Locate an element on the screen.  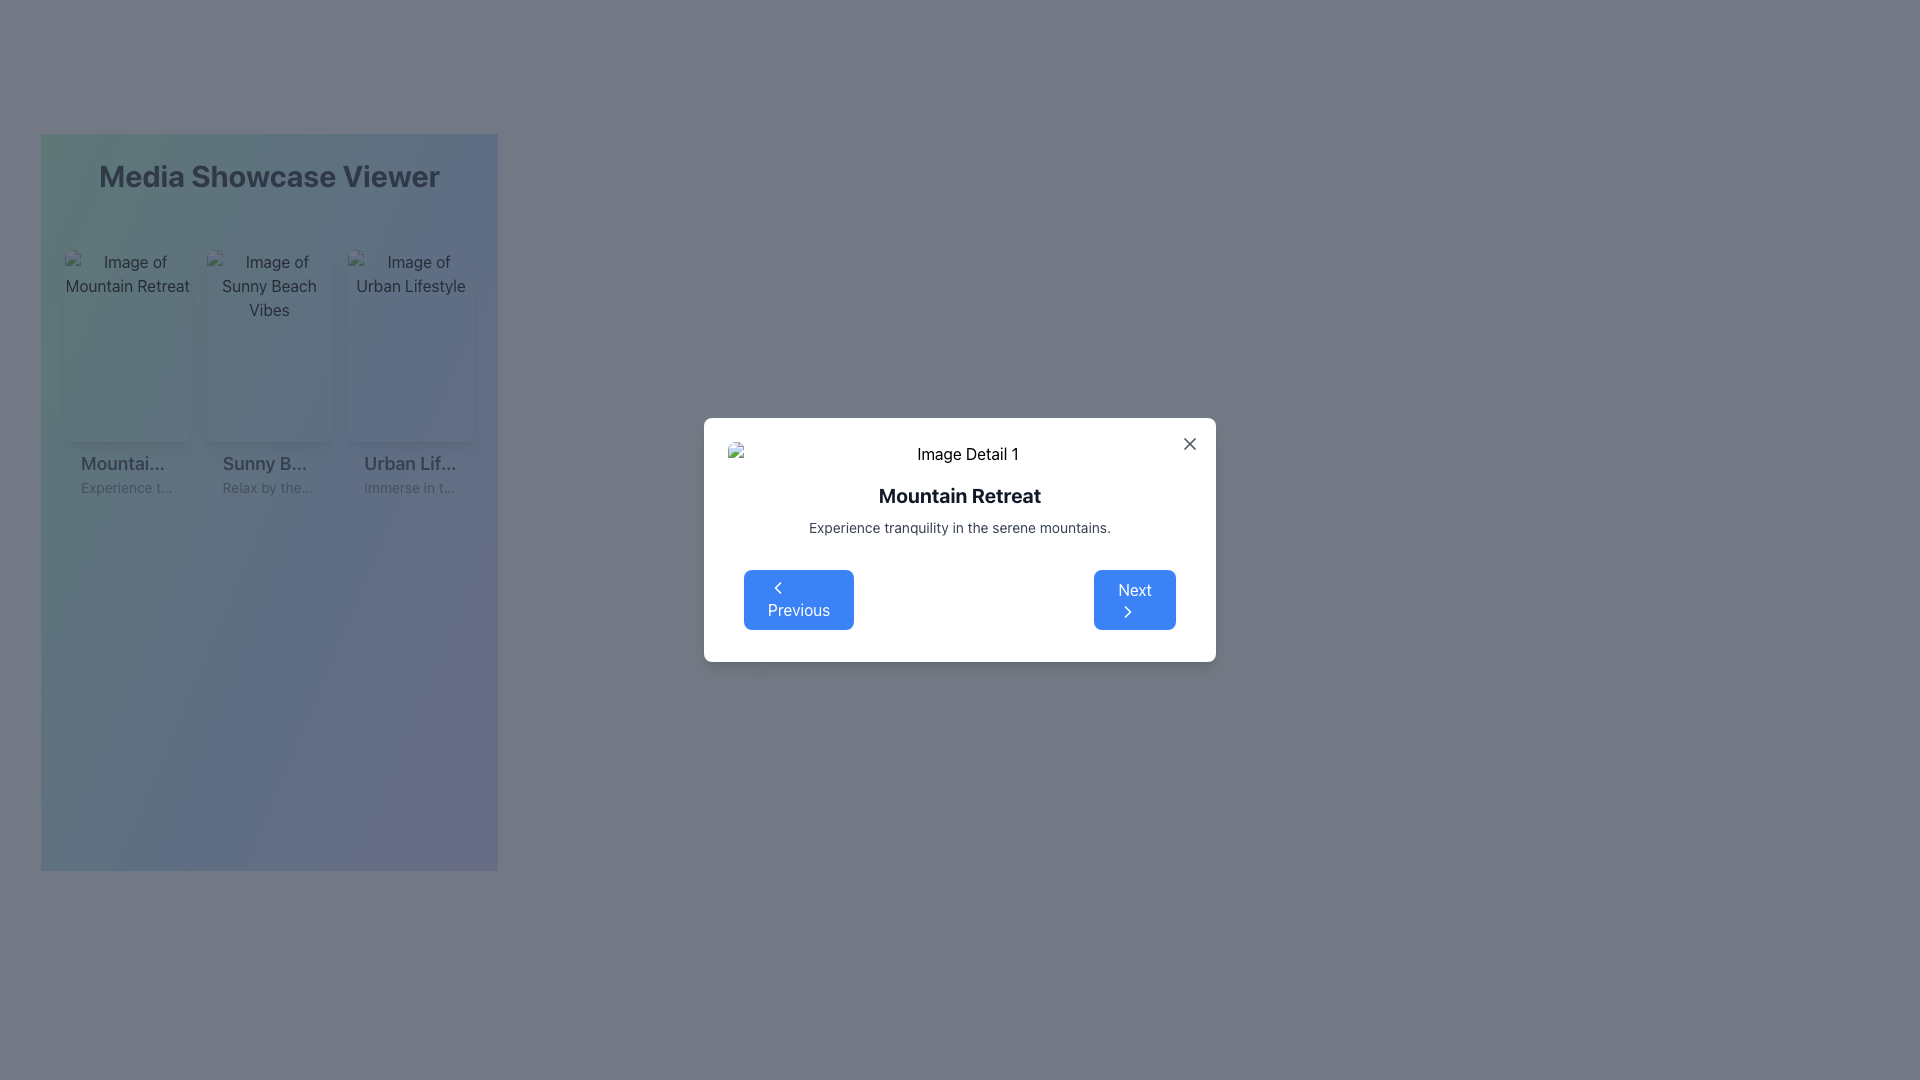
the navigation button located to the right of the 'Previous' button at the bottom of the interface is located at coordinates (1134, 599).